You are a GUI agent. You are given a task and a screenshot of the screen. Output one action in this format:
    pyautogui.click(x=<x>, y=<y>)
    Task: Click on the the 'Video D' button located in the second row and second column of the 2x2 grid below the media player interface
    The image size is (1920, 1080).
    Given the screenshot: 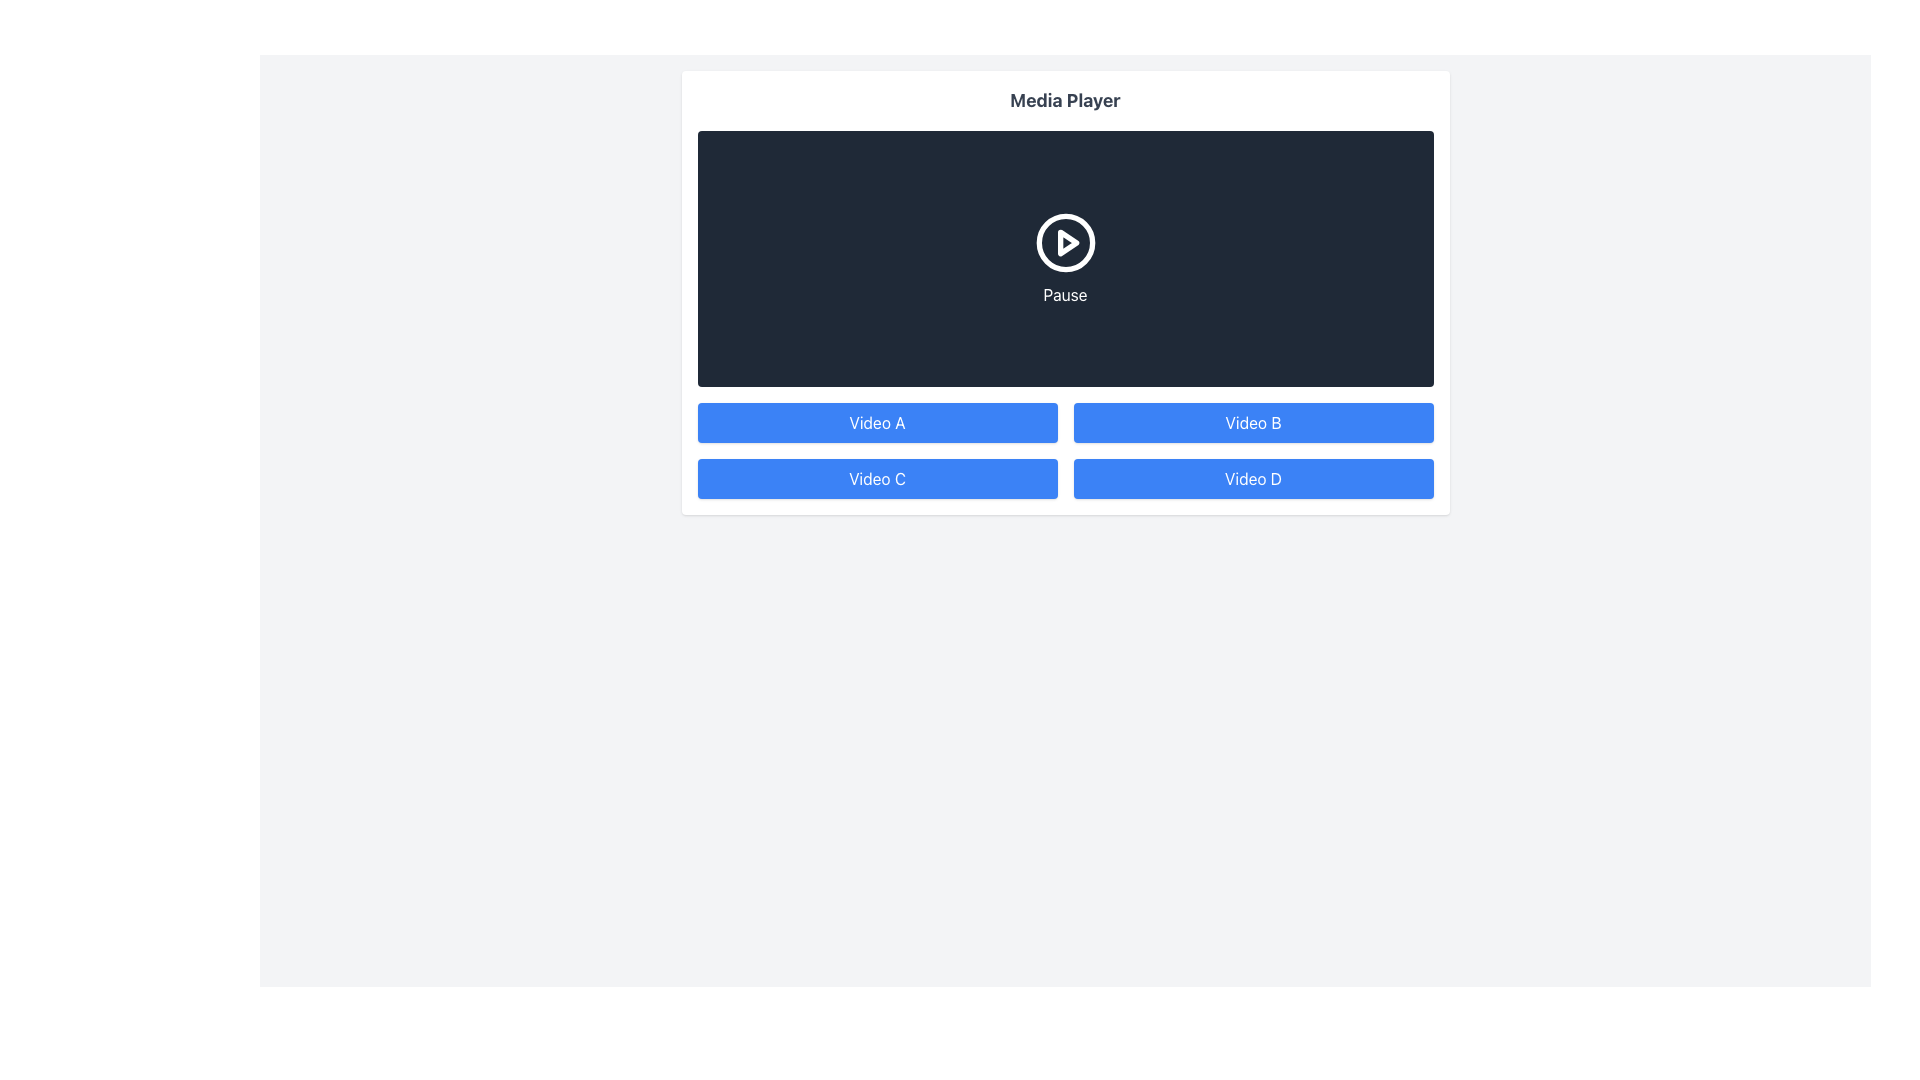 What is the action you would take?
    pyautogui.click(x=1252, y=478)
    